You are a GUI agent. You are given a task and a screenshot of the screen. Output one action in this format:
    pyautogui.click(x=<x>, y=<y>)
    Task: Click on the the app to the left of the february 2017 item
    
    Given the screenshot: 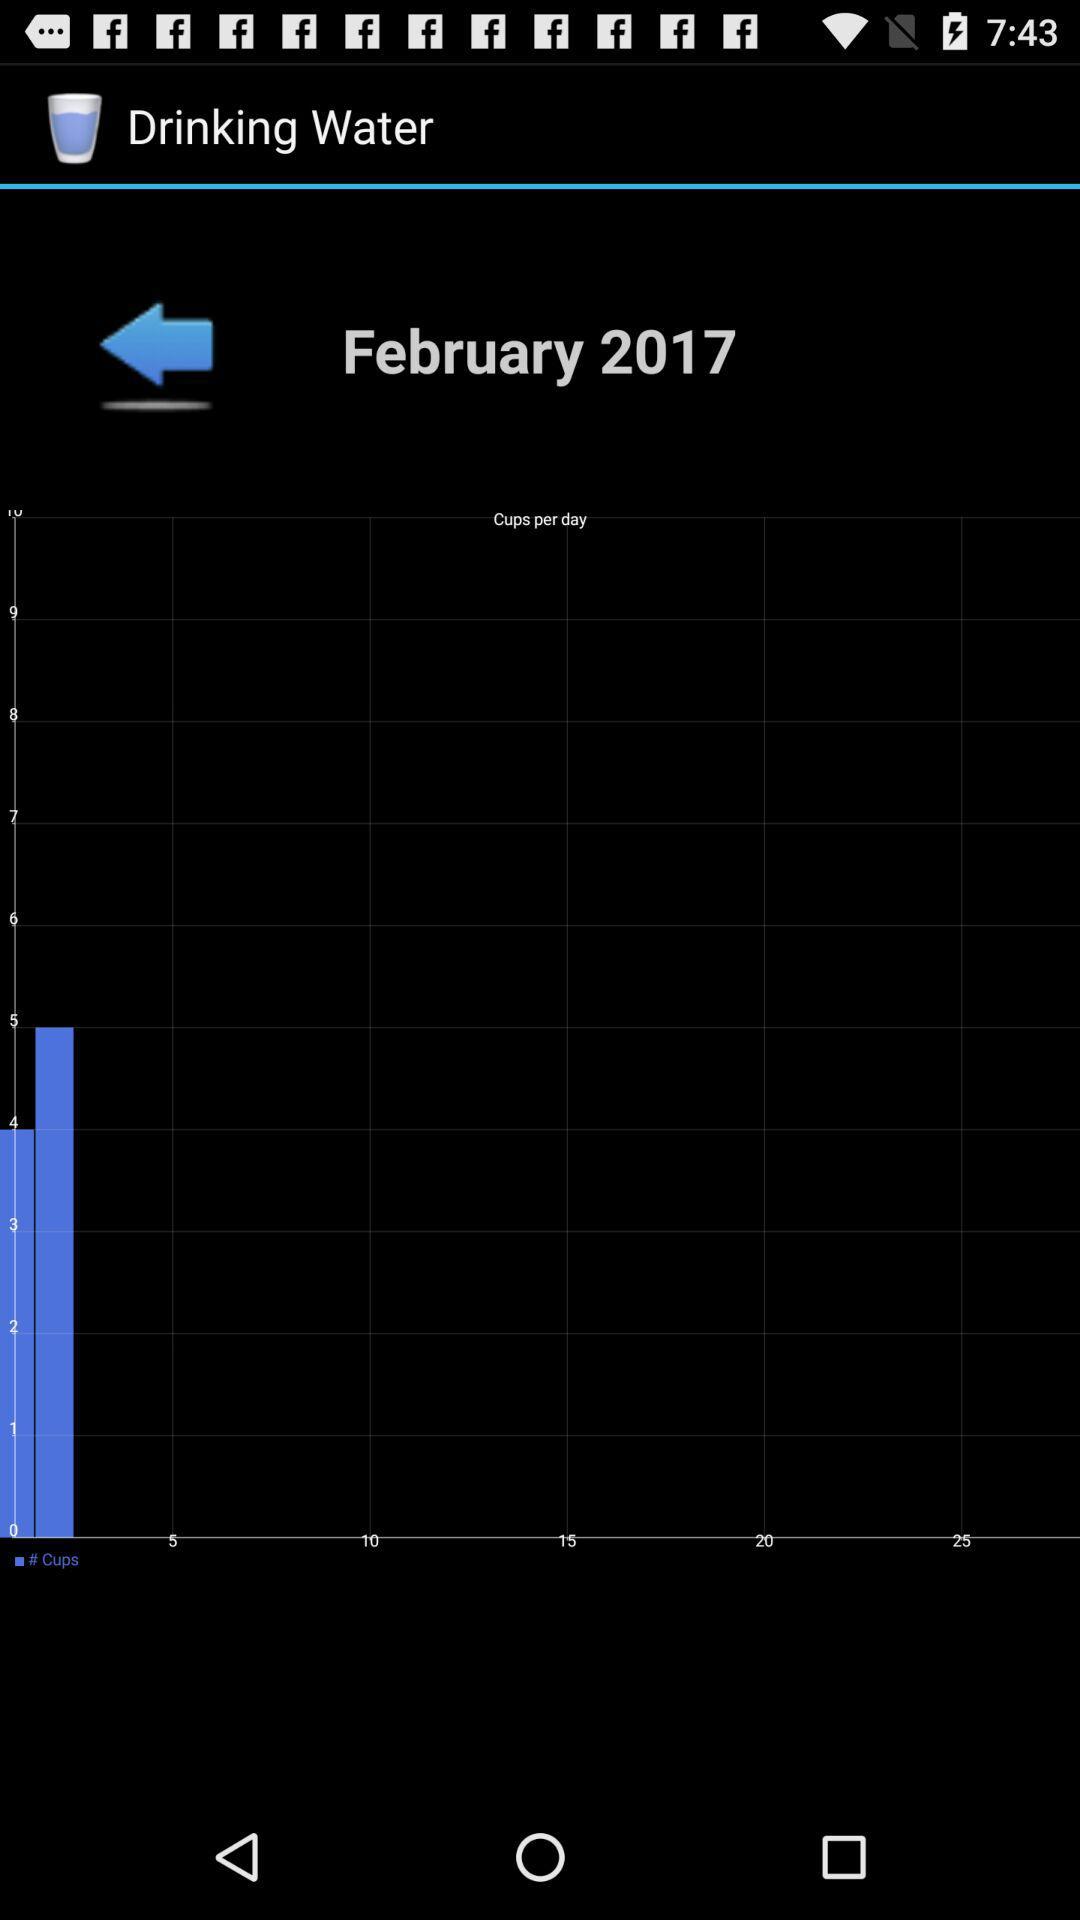 What is the action you would take?
    pyautogui.click(x=154, y=349)
    